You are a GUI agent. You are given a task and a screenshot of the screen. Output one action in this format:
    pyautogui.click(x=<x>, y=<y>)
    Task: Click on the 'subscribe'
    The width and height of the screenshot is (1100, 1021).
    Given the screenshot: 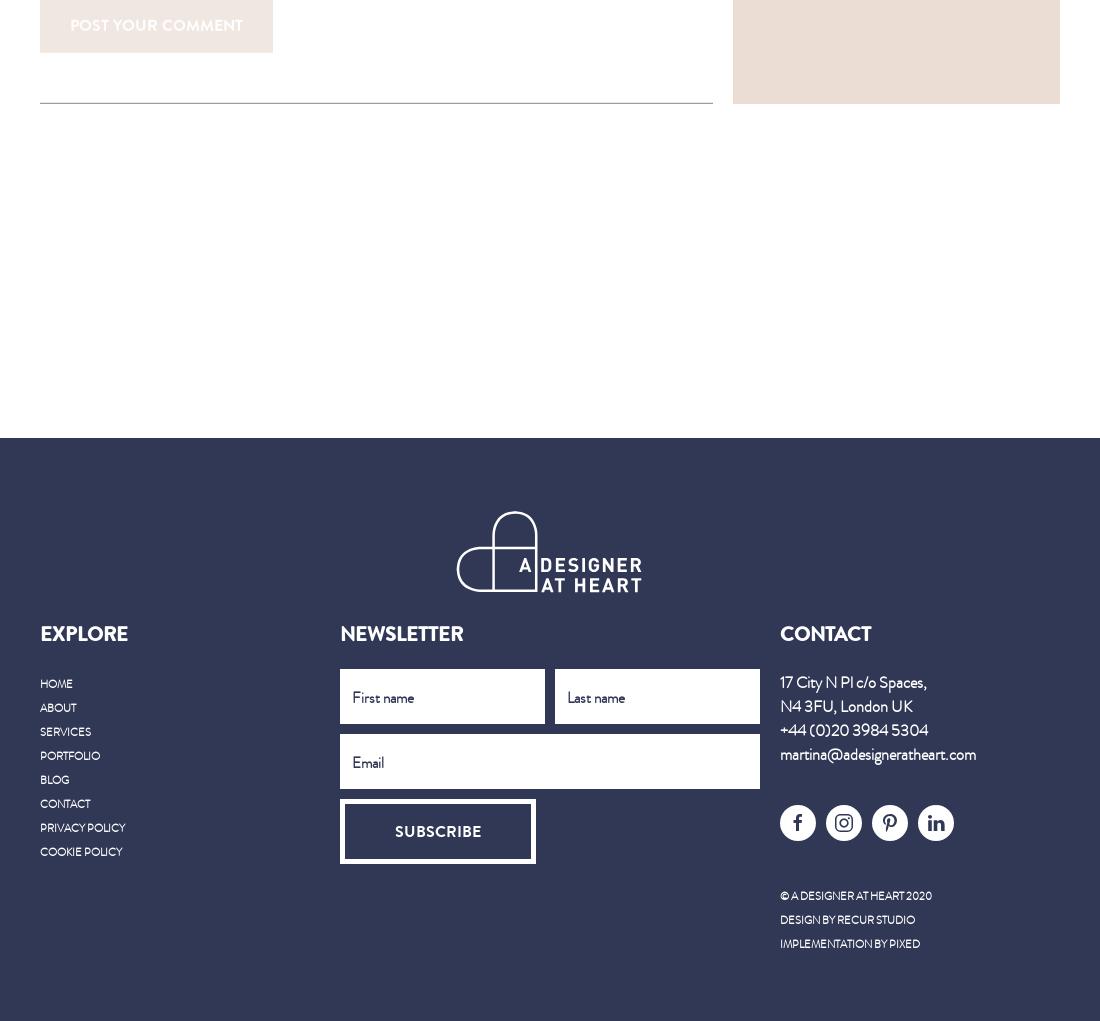 What is the action you would take?
    pyautogui.click(x=437, y=830)
    